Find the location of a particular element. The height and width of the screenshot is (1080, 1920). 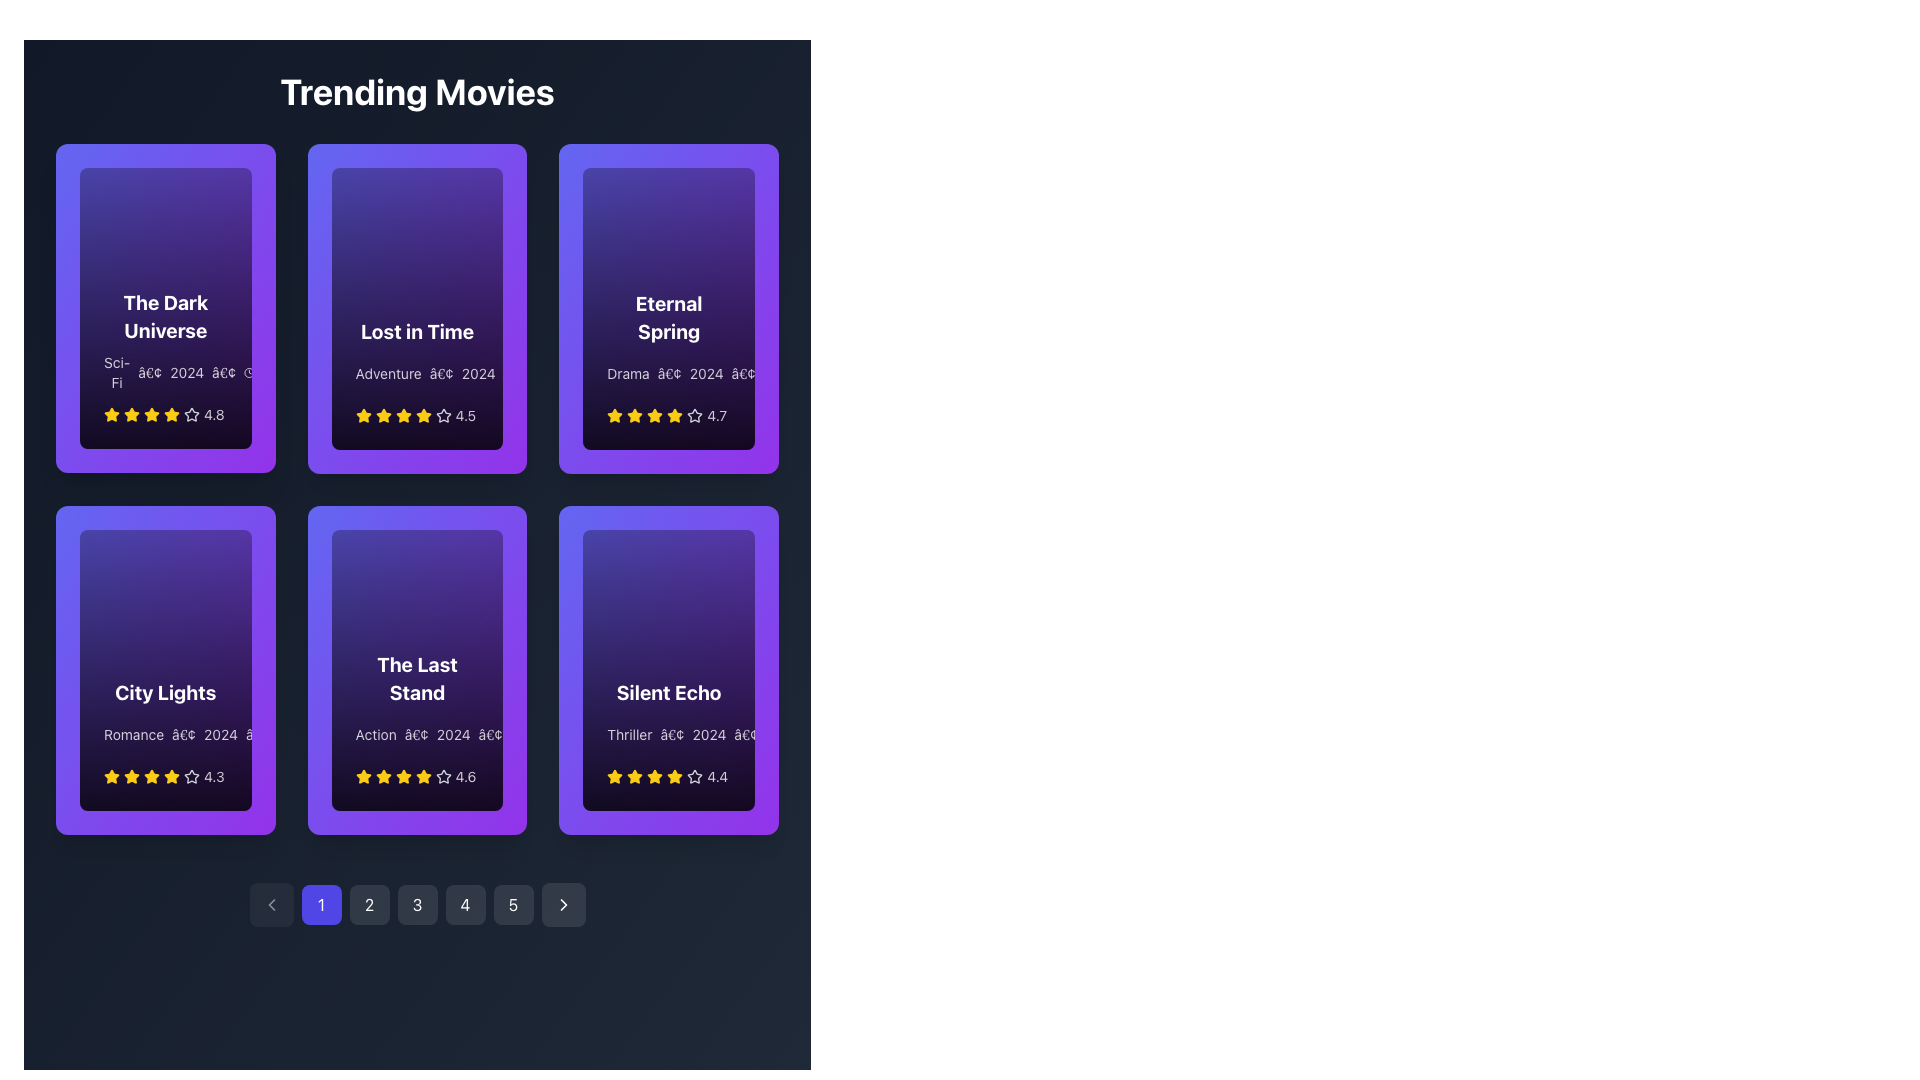

numerical rating (4.4) displayed in the bottom-right area of the 'Silent Echo' movie card, next to the stars representing the rating is located at coordinates (717, 775).